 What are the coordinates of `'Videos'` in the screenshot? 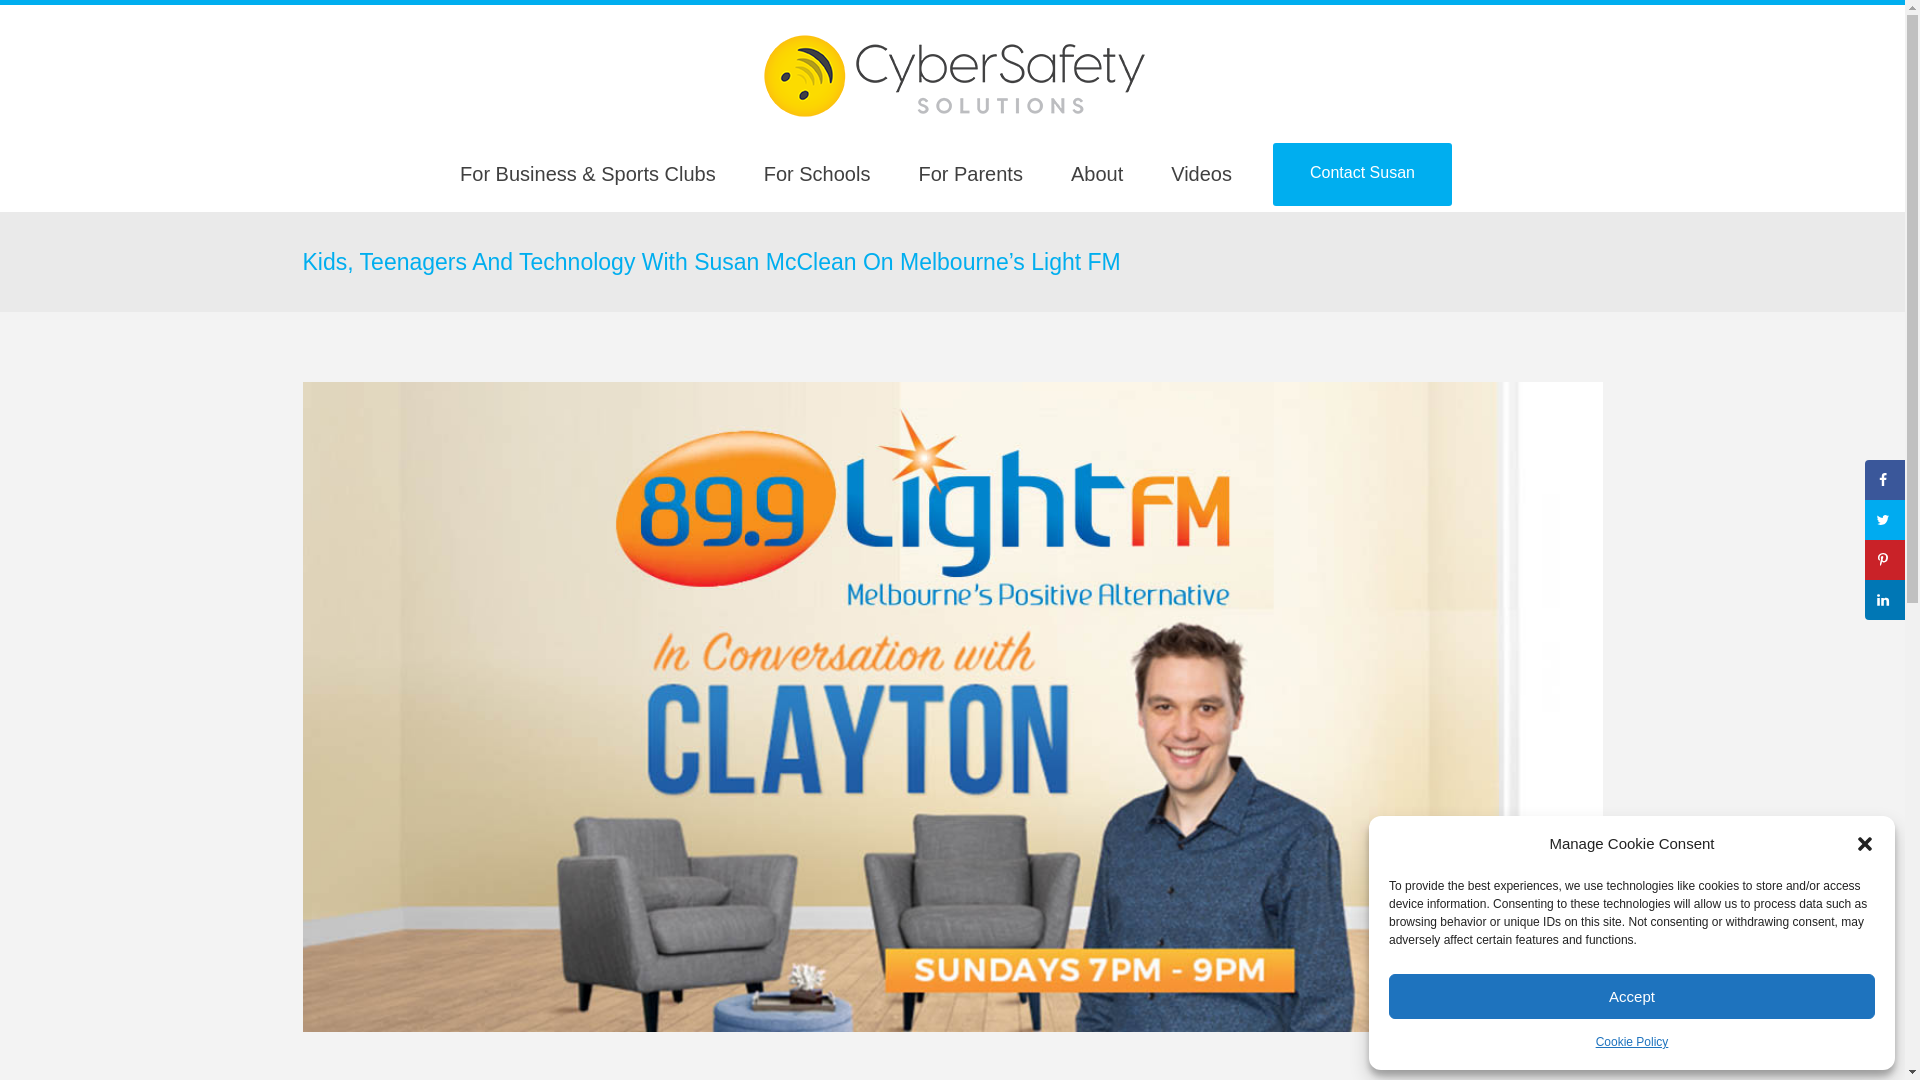 It's located at (1200, 173).